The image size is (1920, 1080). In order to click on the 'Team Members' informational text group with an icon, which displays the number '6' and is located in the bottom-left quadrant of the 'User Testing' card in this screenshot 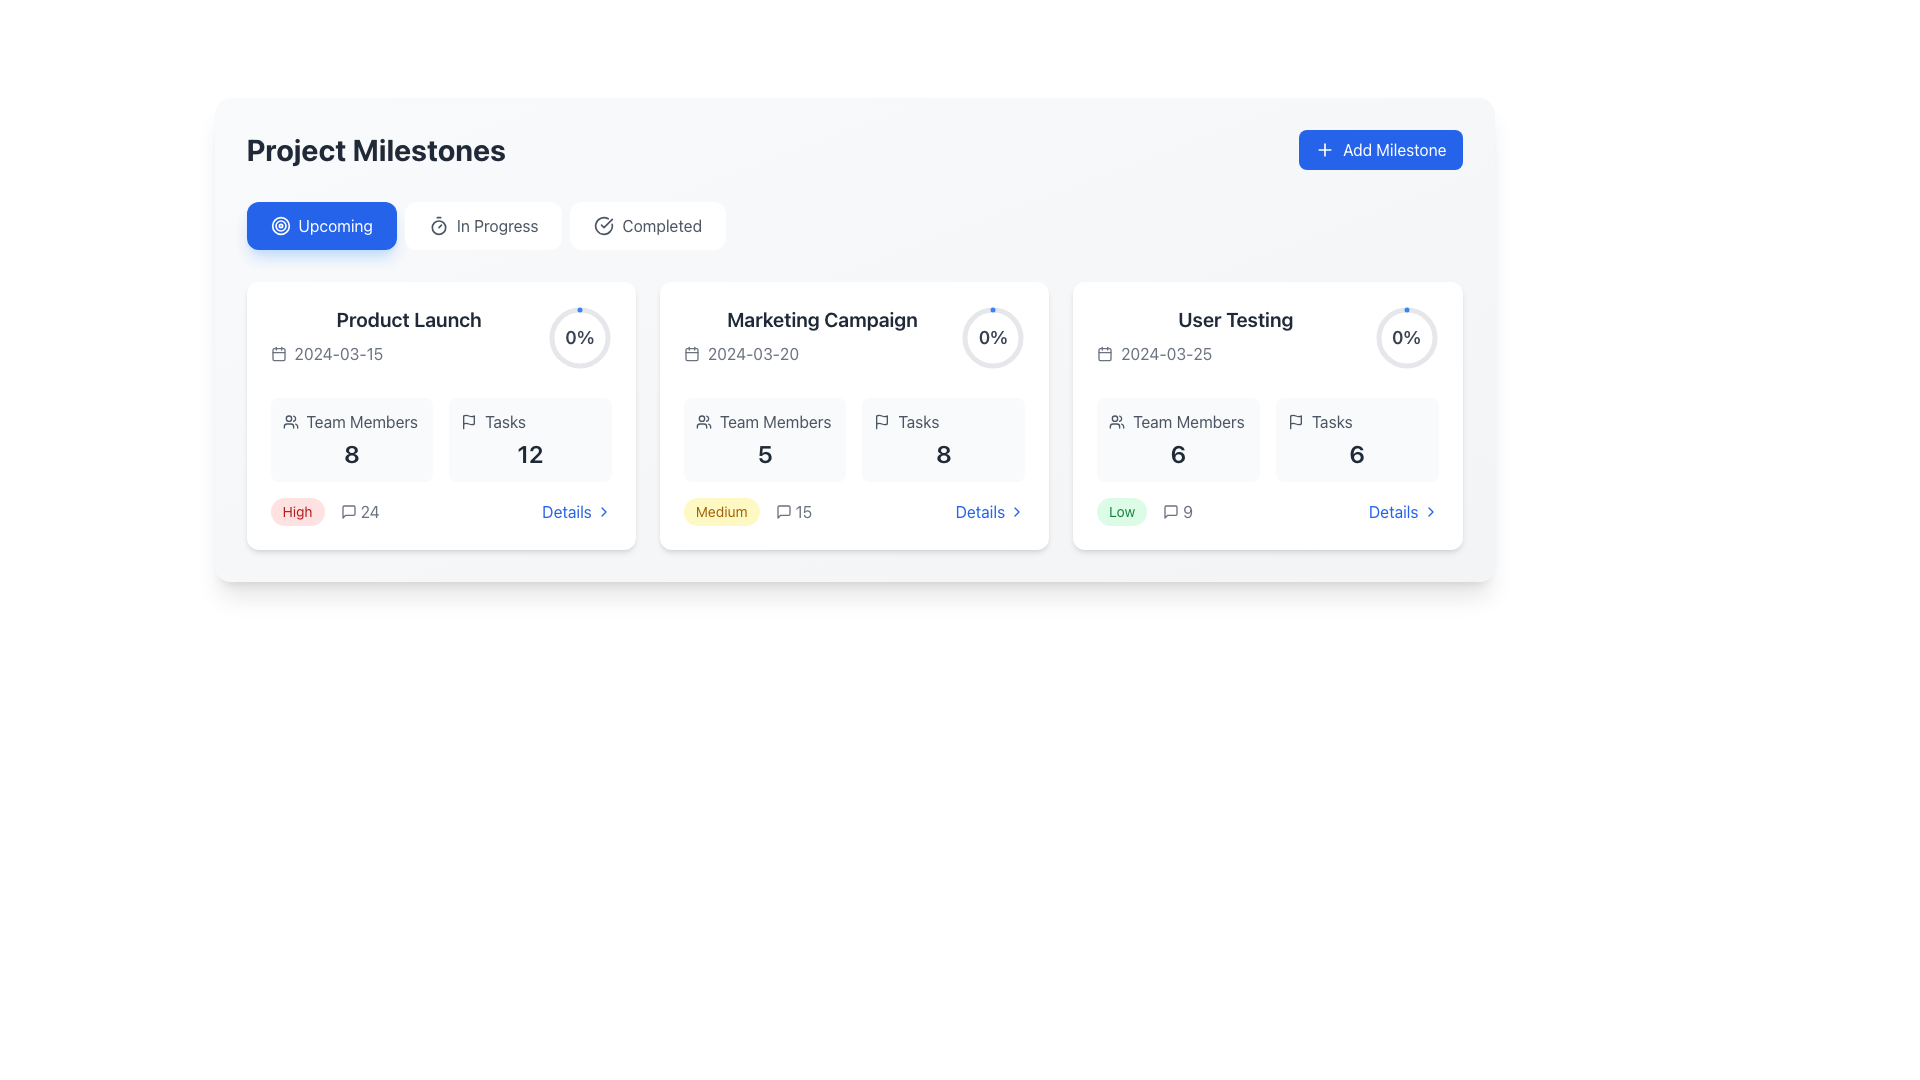, I will do `click(1178, 438)`.